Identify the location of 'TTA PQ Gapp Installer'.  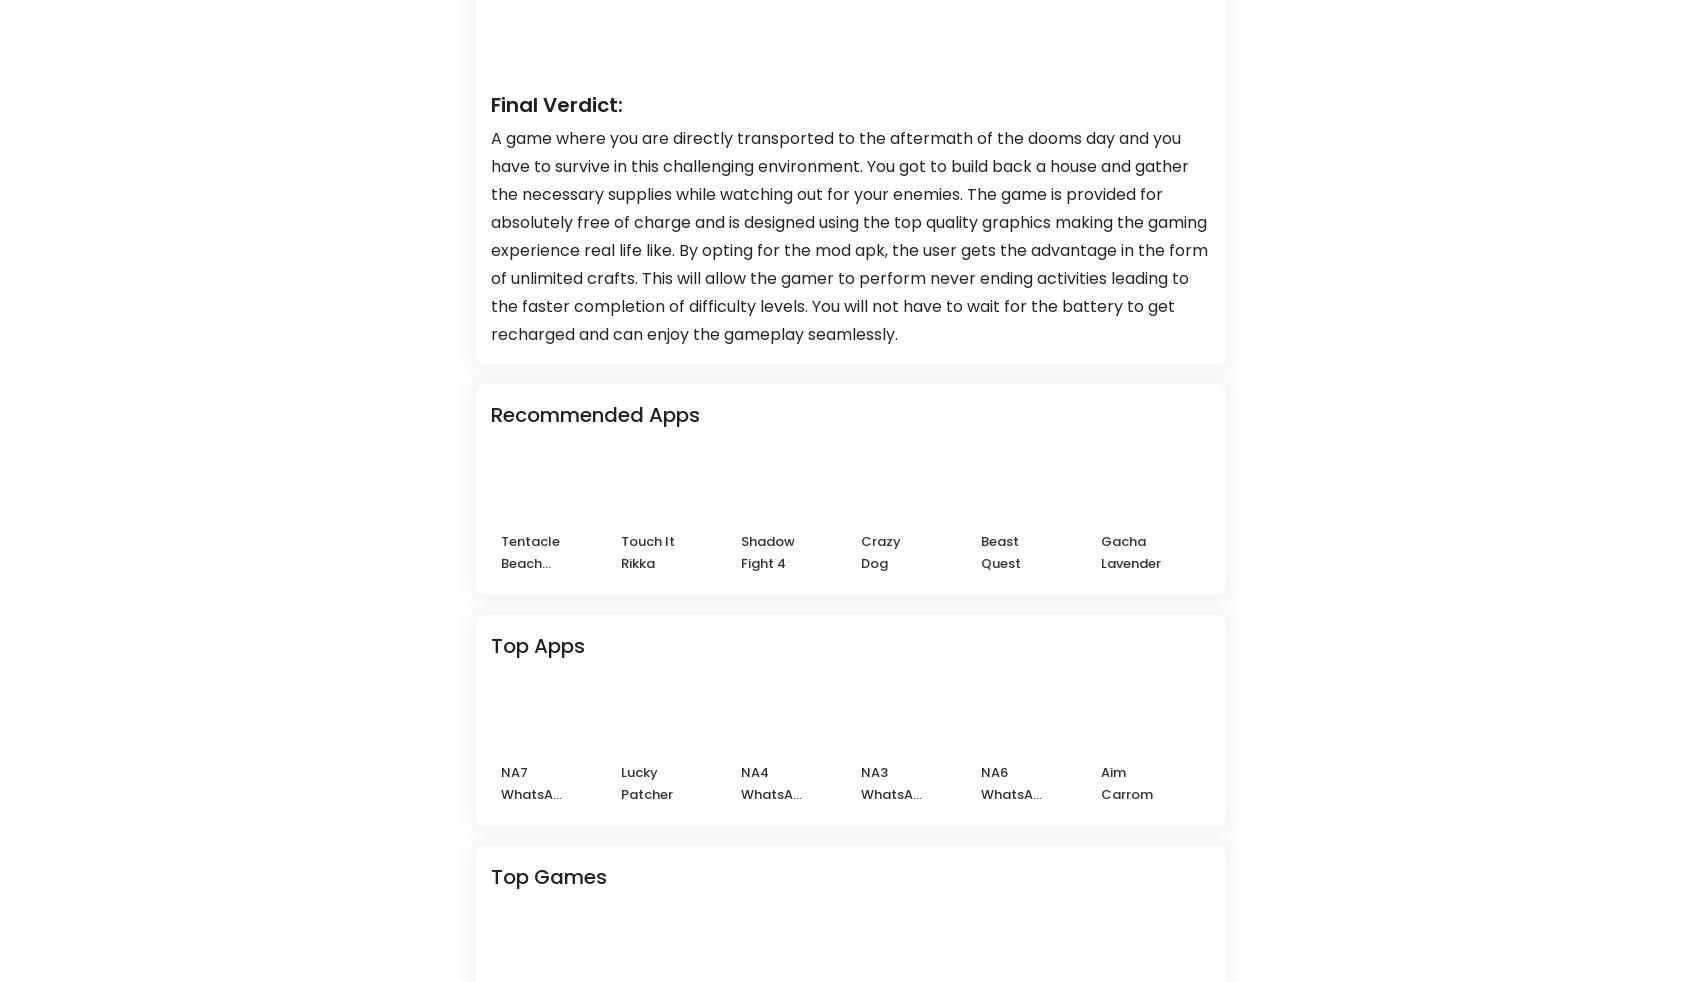
(1221, 793).